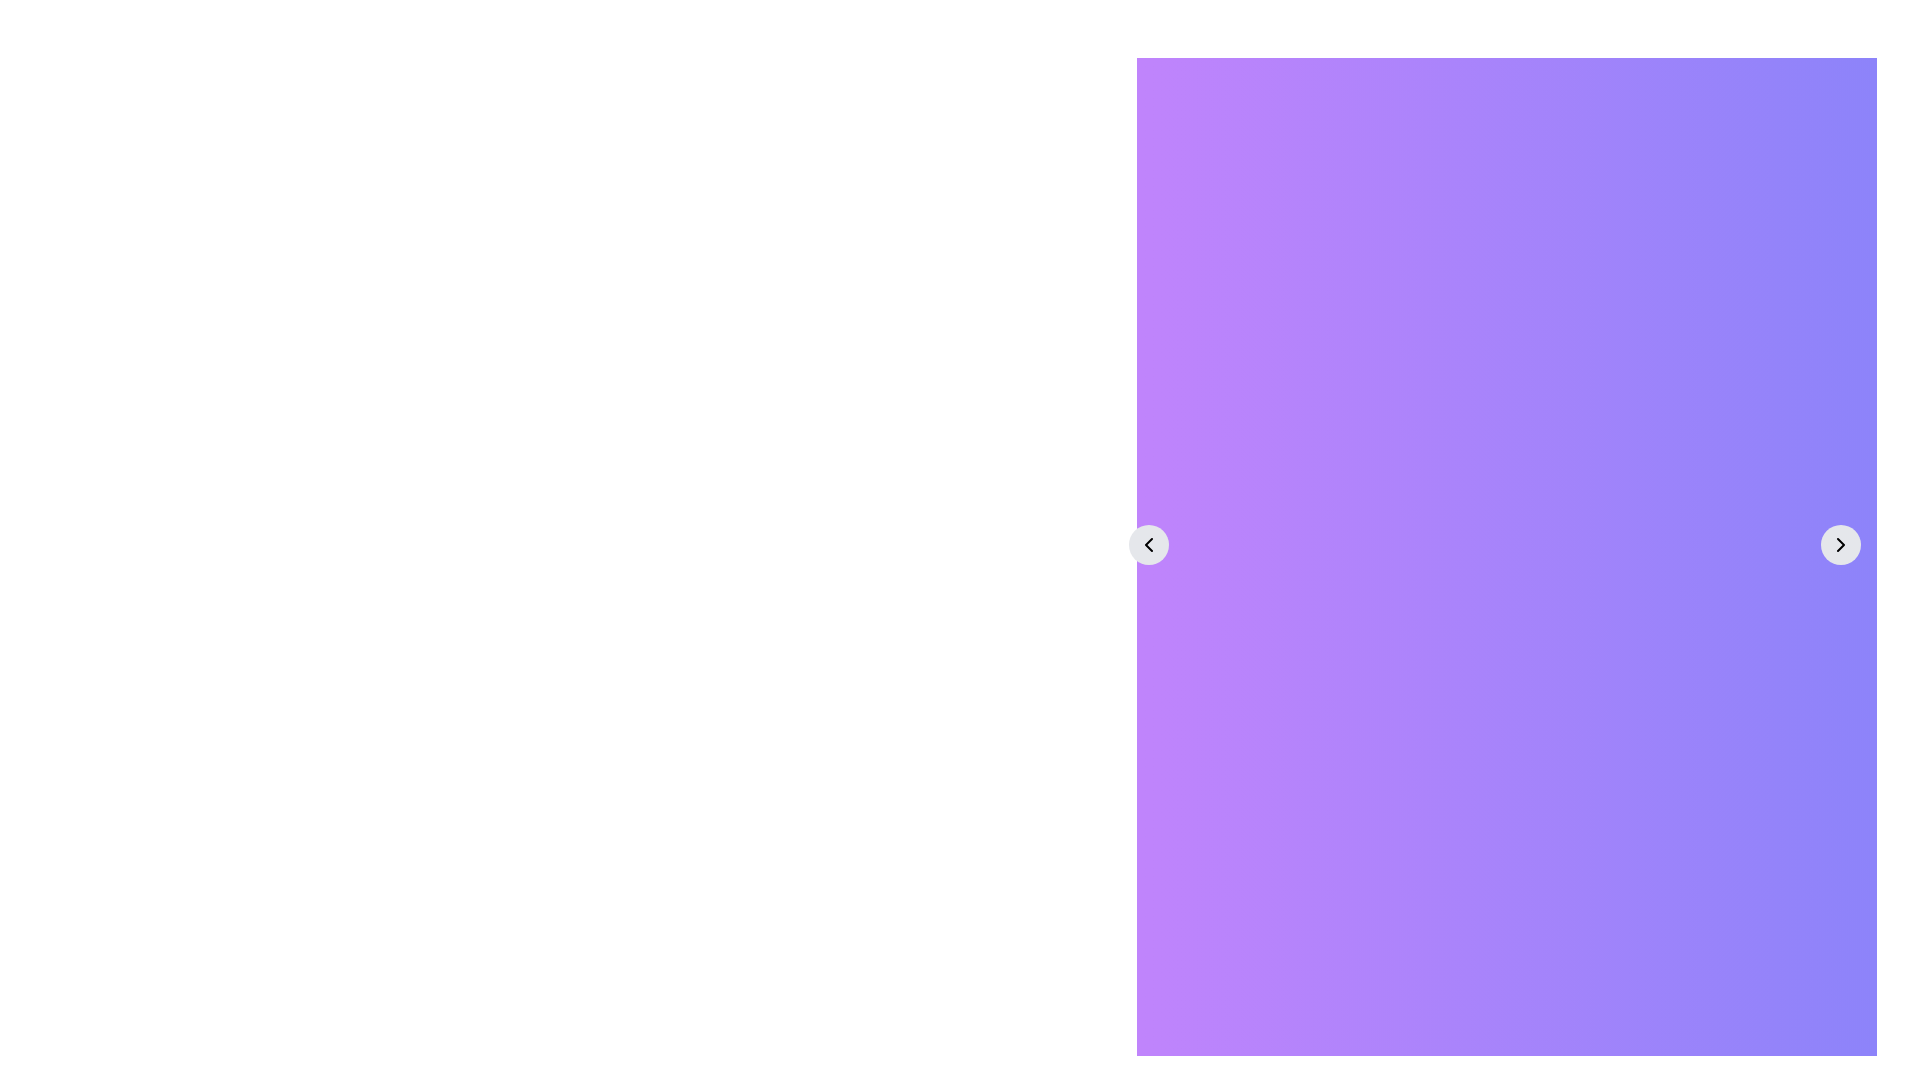  What do you see at coordinates (1840, 544) in the screenshot?
I see `the right-facing chevron icon located within a circular button on the right-hand side` at bounding box center [1840, 544].